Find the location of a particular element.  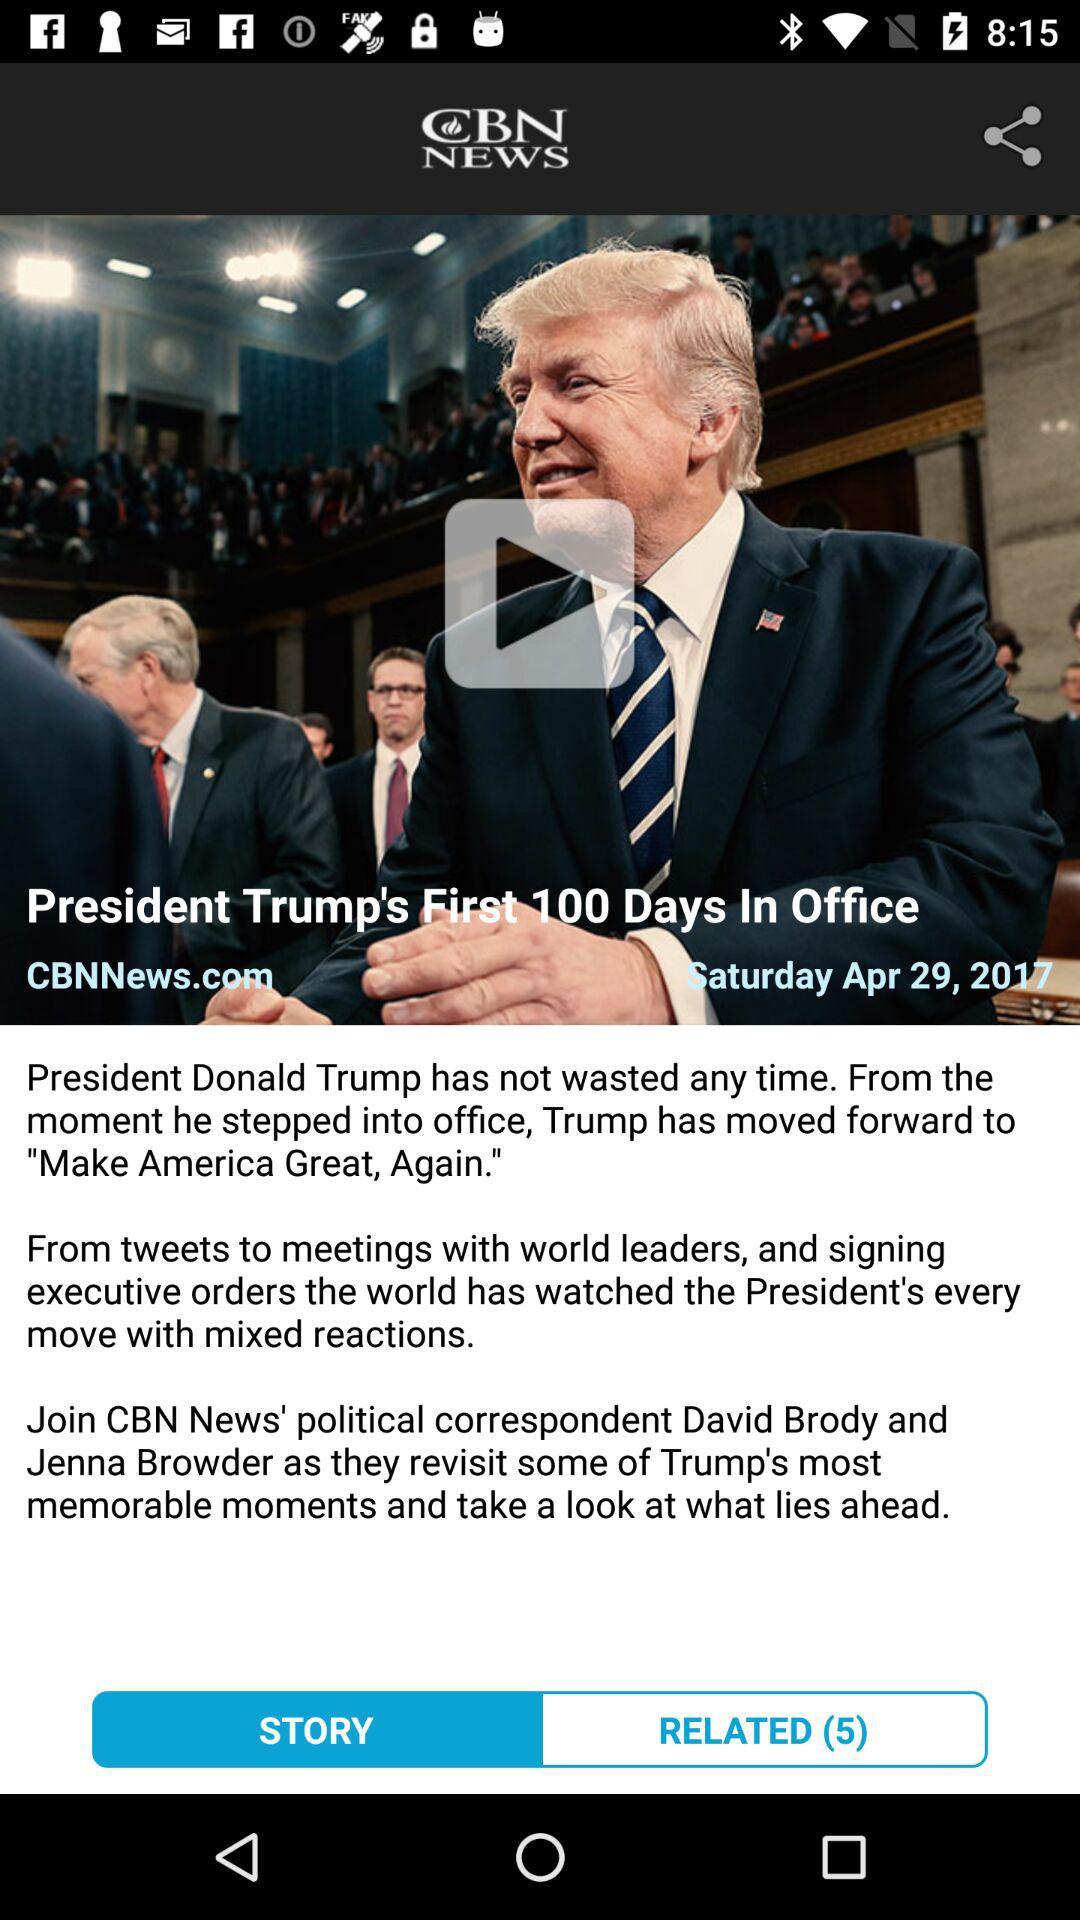

item above president trump s icon is located at coordinates (538, 618).